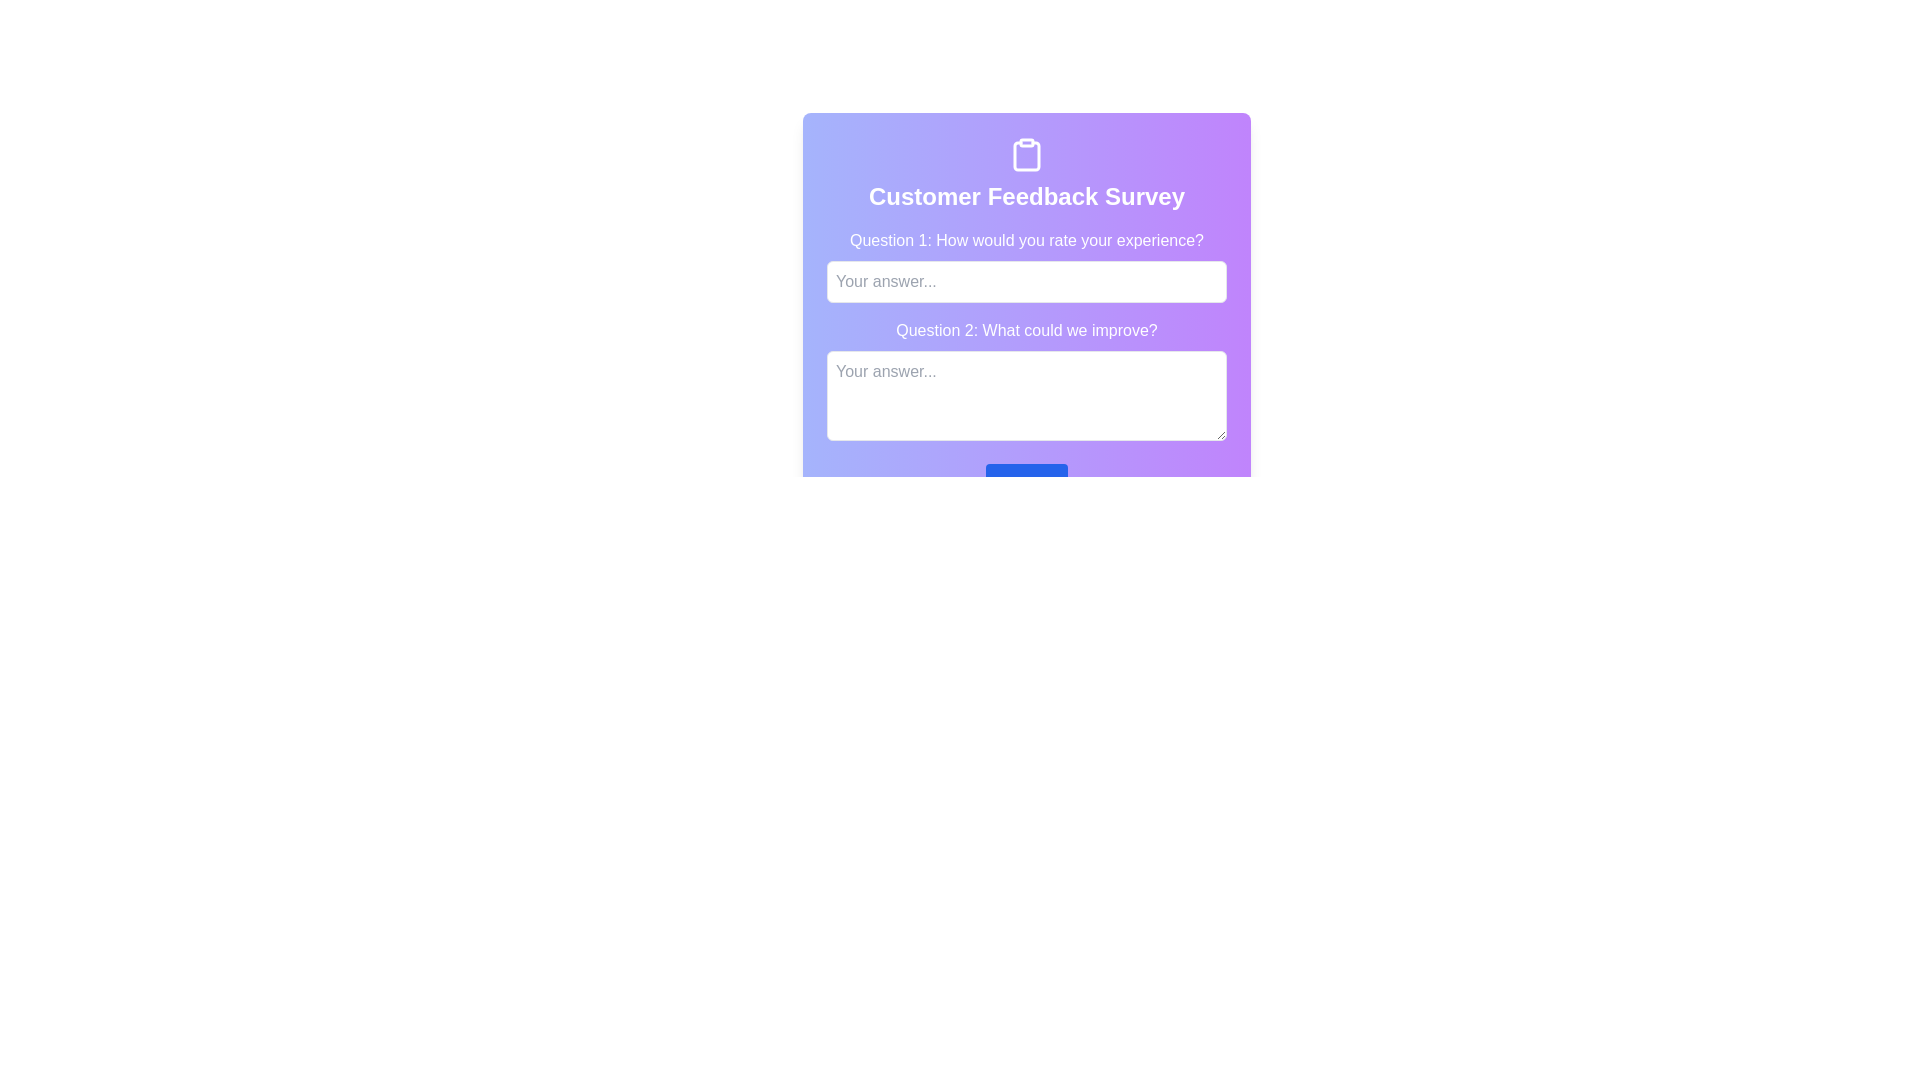 This screenshot has height=1080, width=1920. What do you see at coordinates (1027, 155) in the screenshot?
I see `the clipboard icon, which is light purple and located above the 'Customer Feedback Survey' heading` at bounding box center [1027, 155].